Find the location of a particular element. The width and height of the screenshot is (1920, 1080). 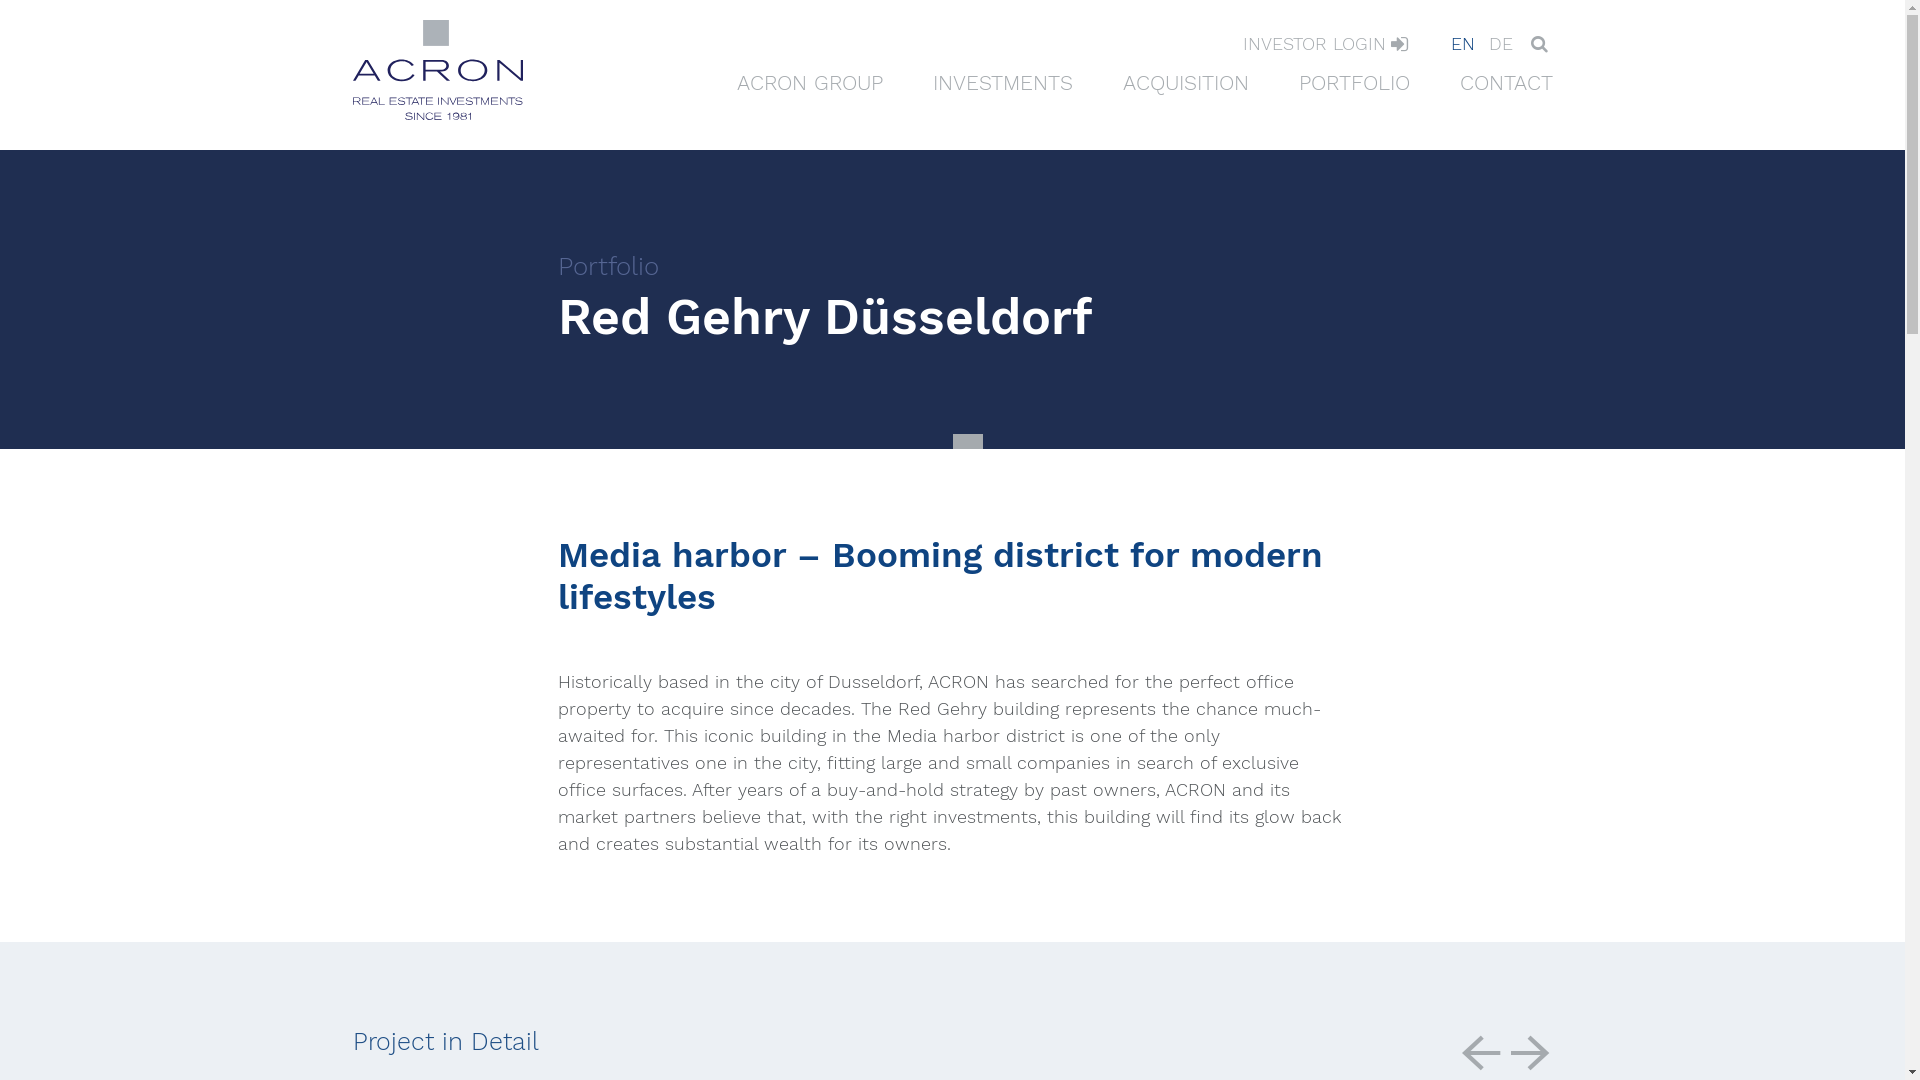

'ACQUISITION' is located at coordinates (1185, 81).